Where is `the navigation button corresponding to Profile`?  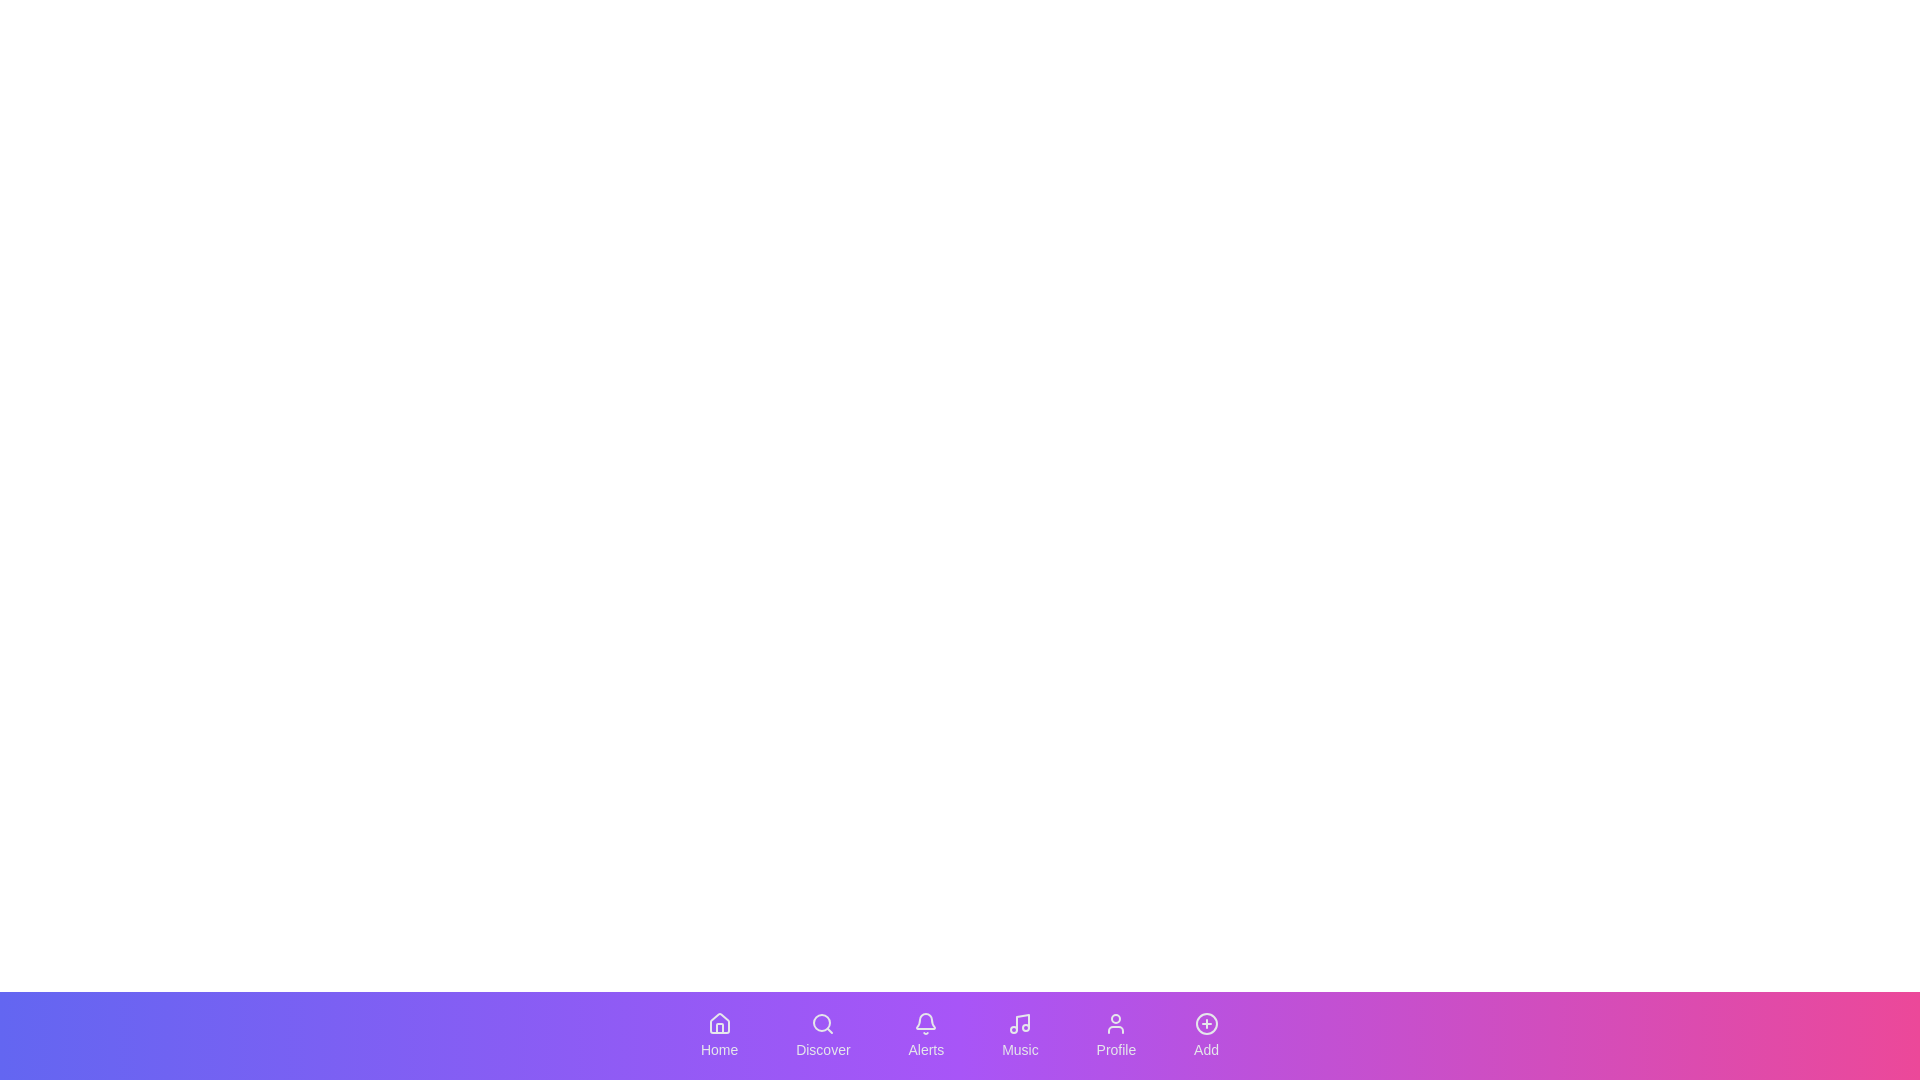 the navigation button corresponding to Profile is located at coordinates (1115, 1035).